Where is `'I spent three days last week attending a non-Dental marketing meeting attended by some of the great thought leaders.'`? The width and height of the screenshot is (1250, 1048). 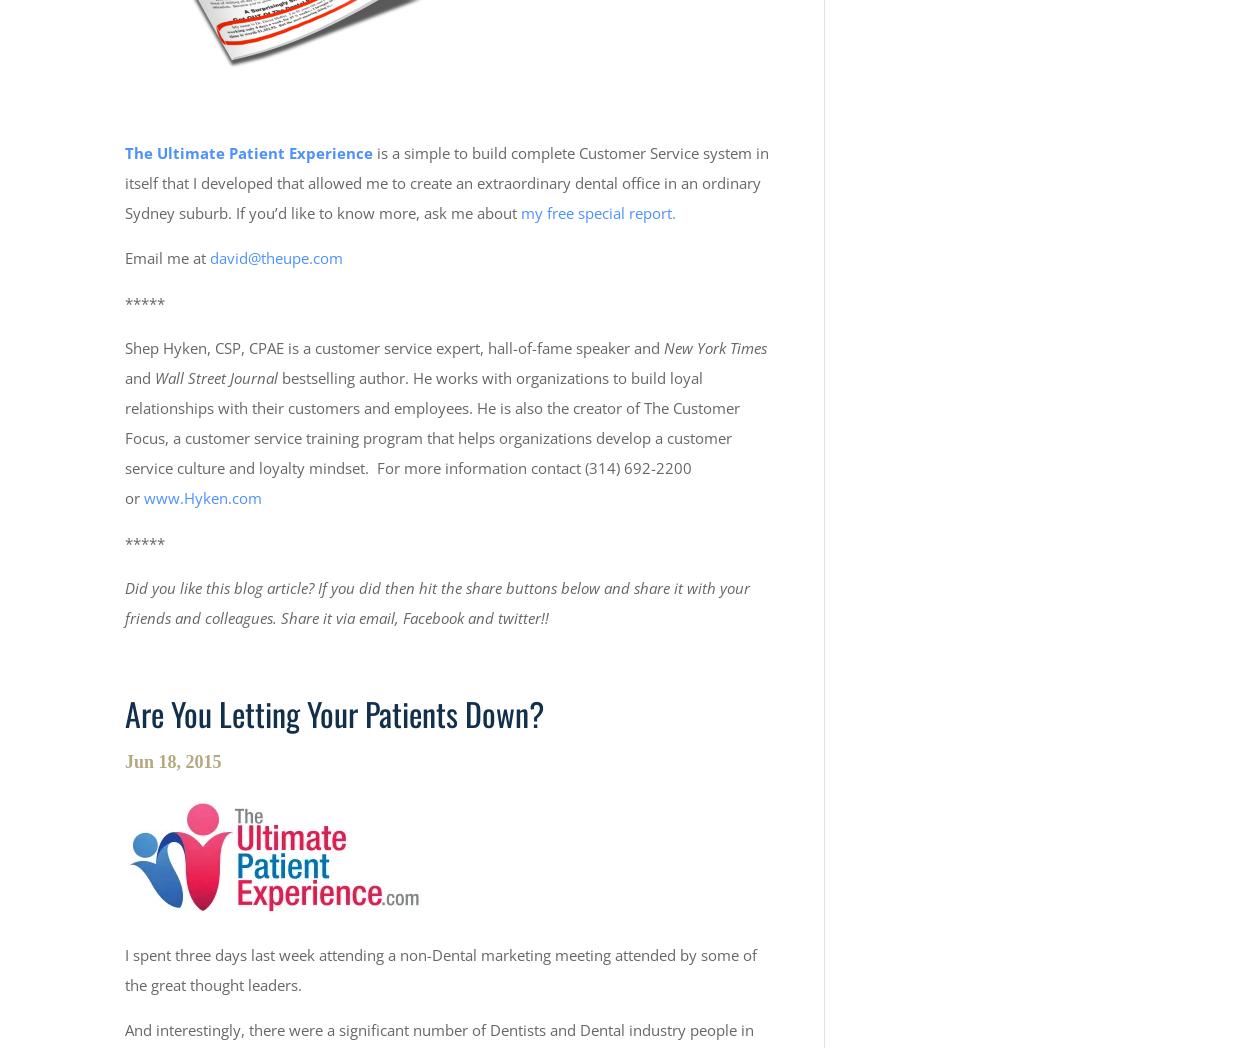
'I spent three days last week attending a non-Dental marketing meeting attended by some of the great thought leaders.' is located at coordinates (440, 969).